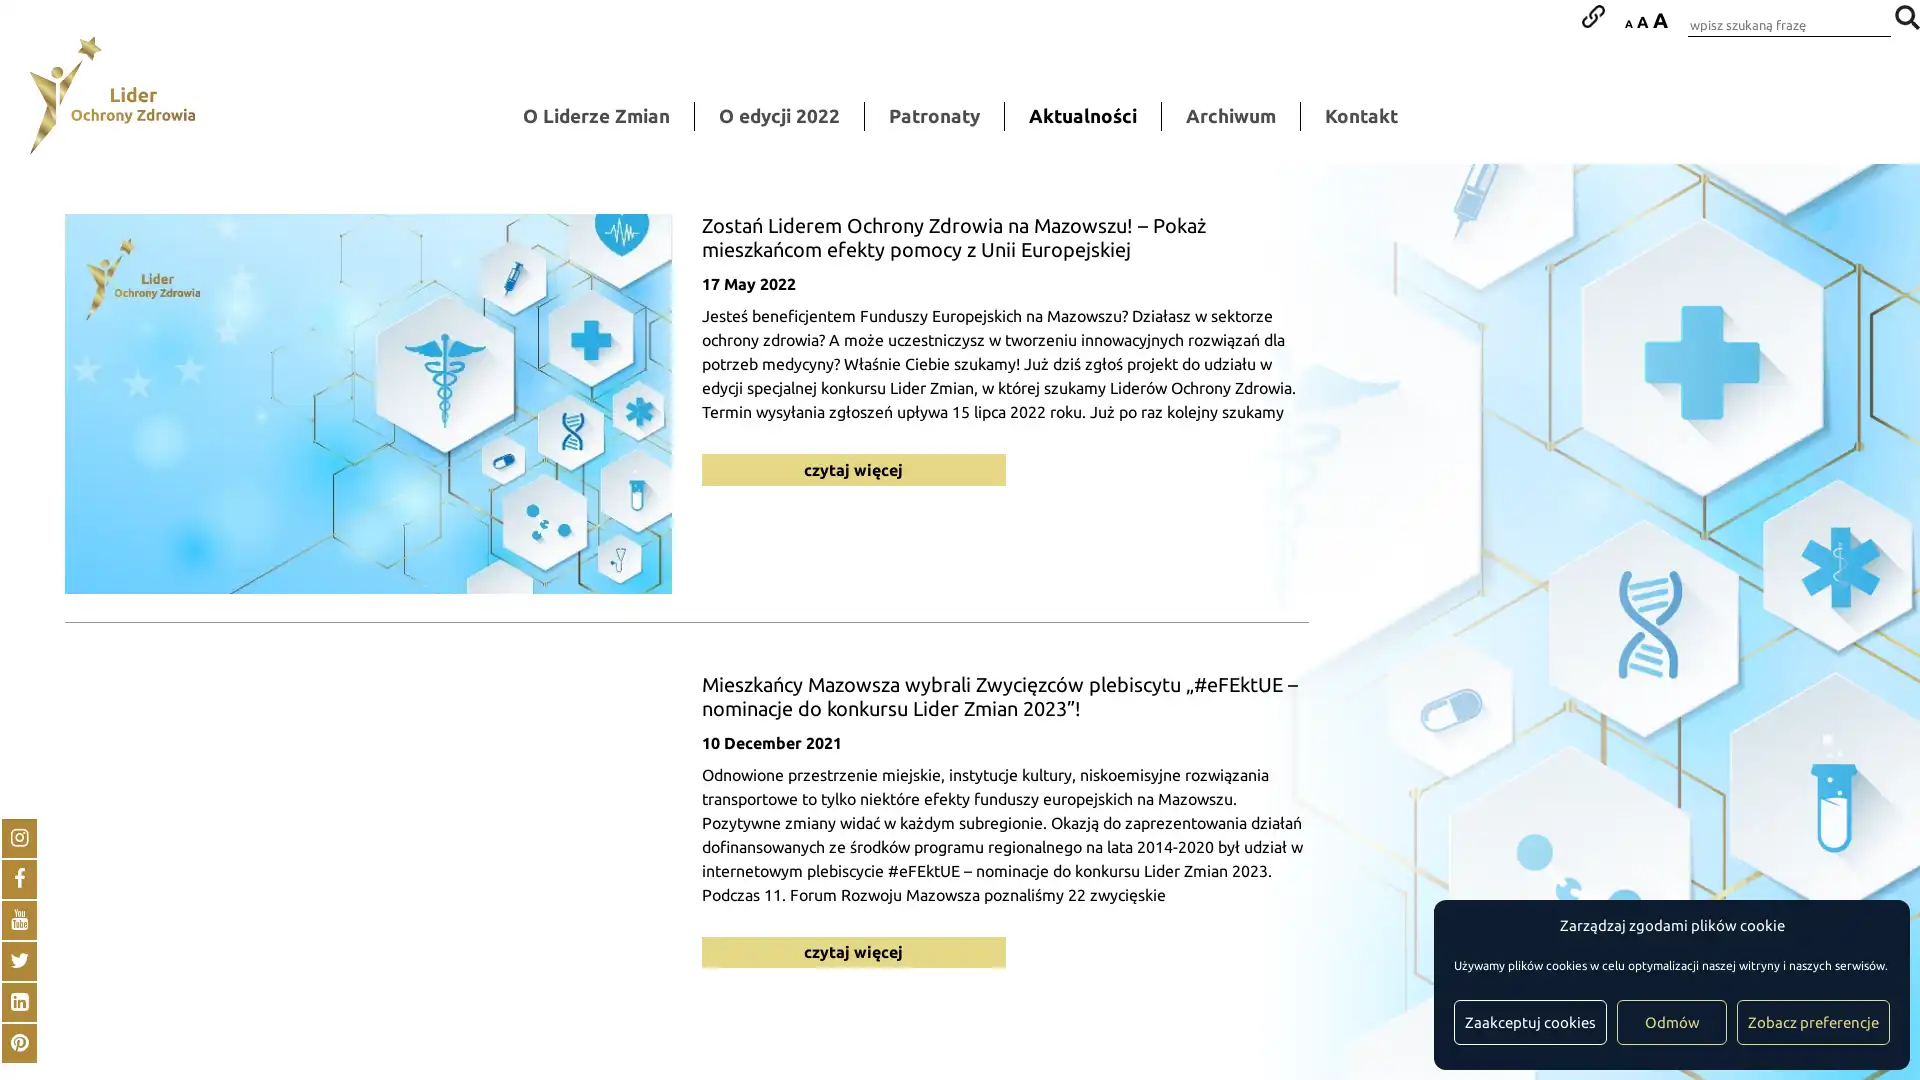 Image resolution: width=1920 pixels, height=1080 pixels. I want to click on Odmow, so click(1671, 1022).